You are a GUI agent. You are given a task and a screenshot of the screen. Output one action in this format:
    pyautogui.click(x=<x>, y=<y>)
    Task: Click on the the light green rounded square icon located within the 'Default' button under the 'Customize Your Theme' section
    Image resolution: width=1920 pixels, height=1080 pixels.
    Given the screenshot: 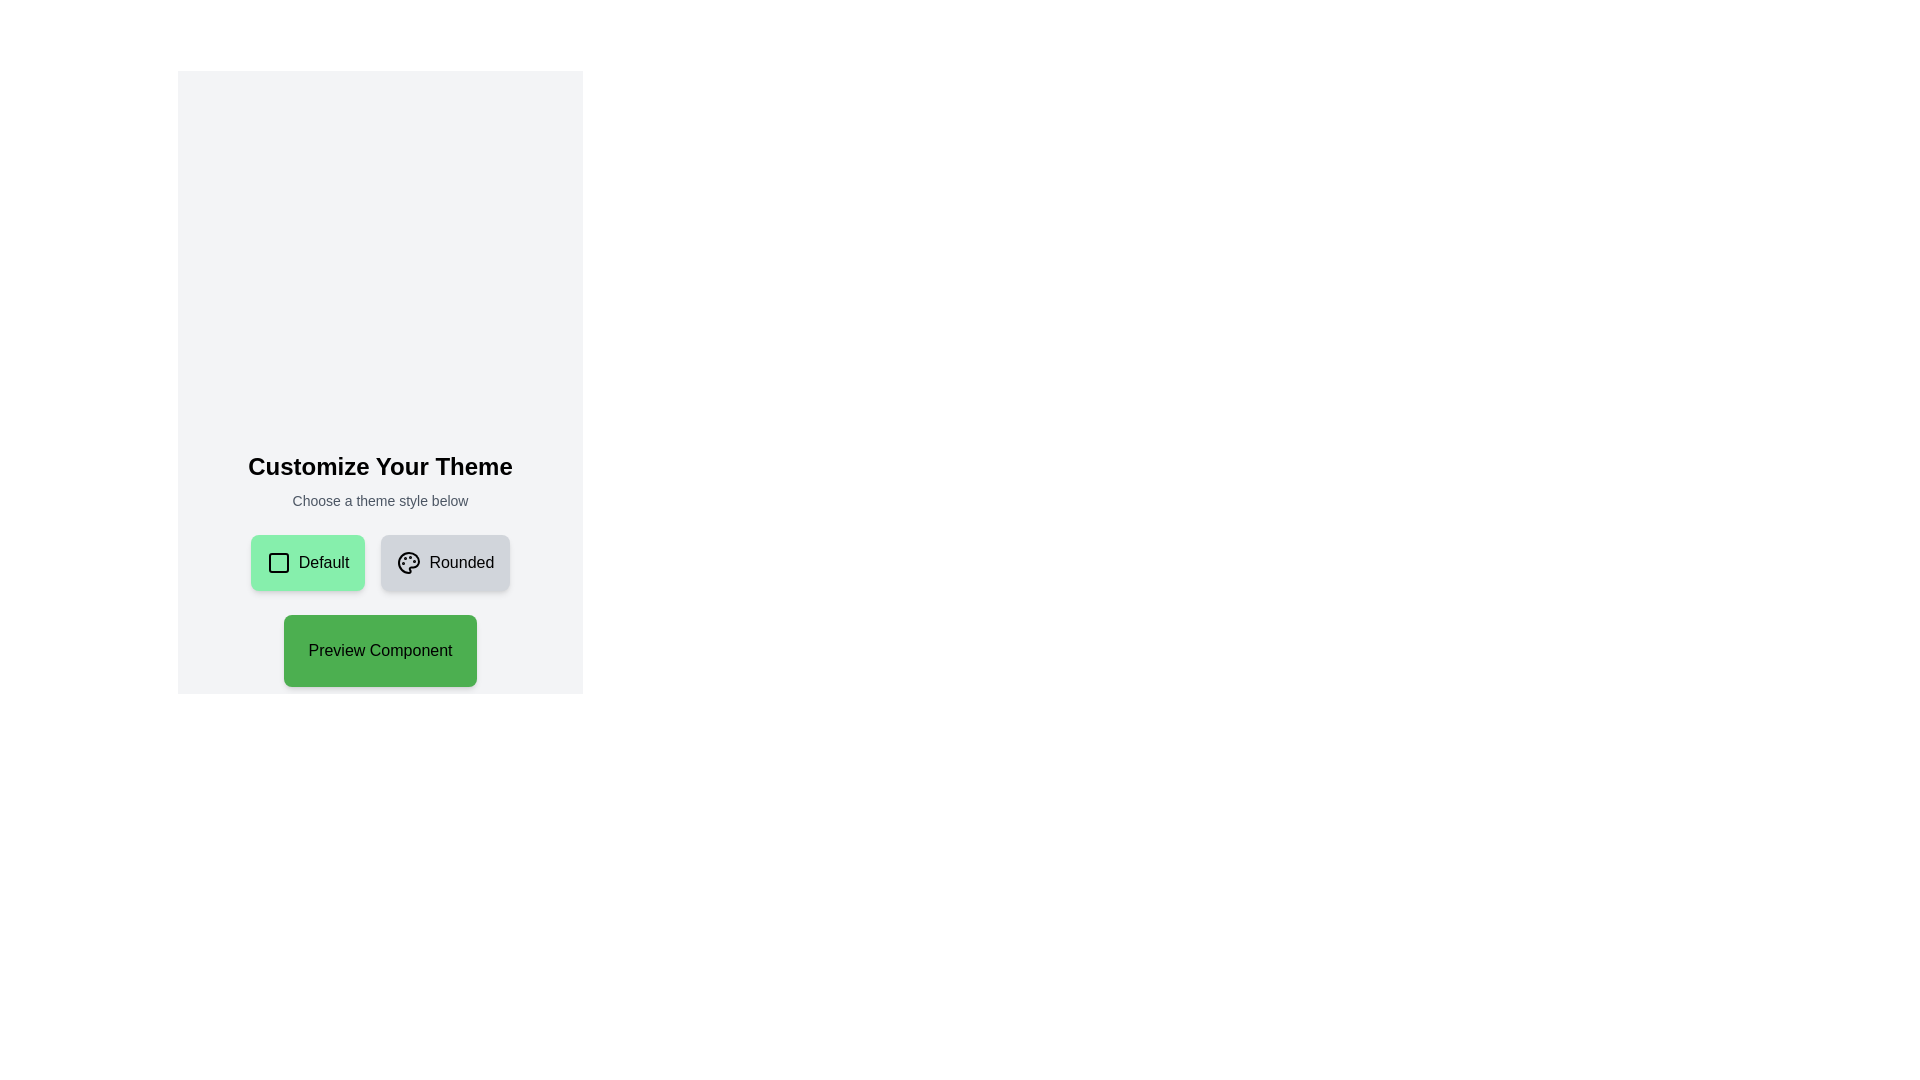 What is the action you would take?
    pyautogui.click(x=277, y=563)
    